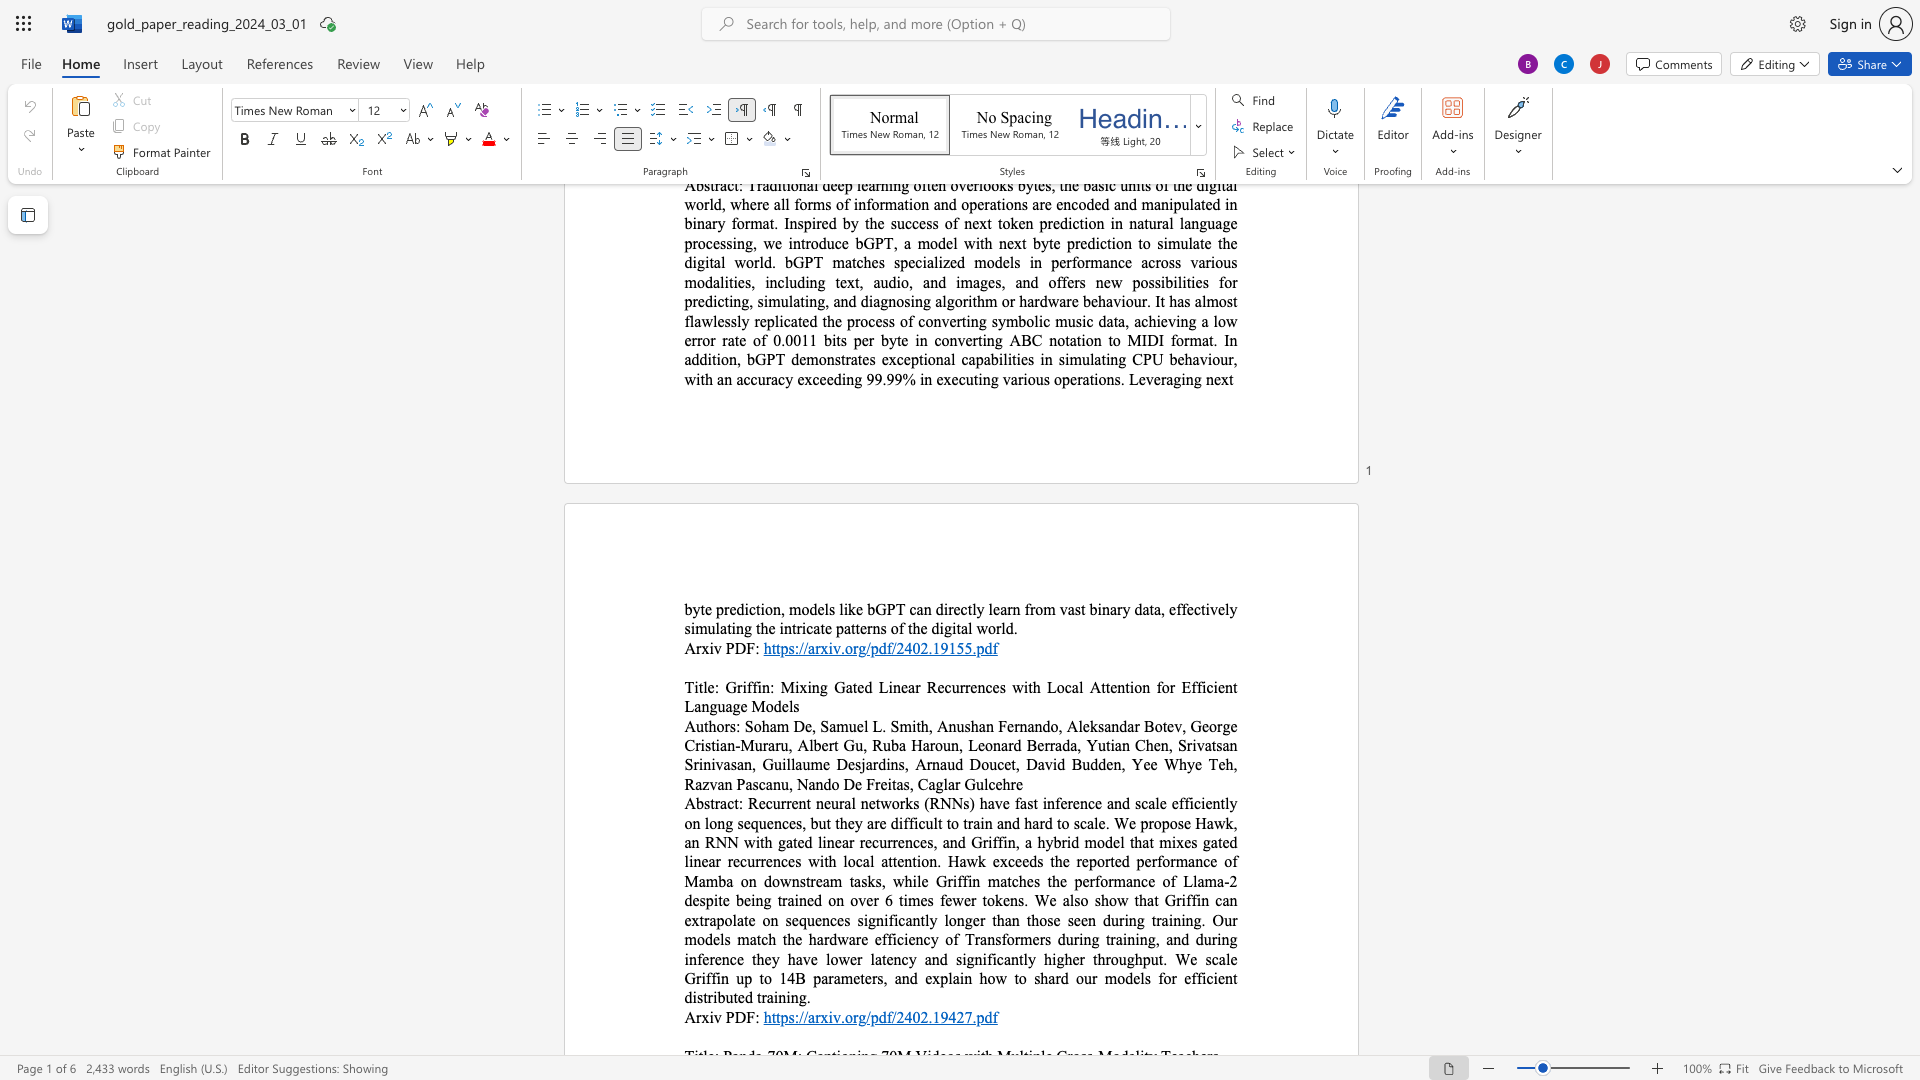 Image resolution: width=1920 pixels, height=1080 pixels. I want to click on the 1th character "x" in the text, so click(705, 648).